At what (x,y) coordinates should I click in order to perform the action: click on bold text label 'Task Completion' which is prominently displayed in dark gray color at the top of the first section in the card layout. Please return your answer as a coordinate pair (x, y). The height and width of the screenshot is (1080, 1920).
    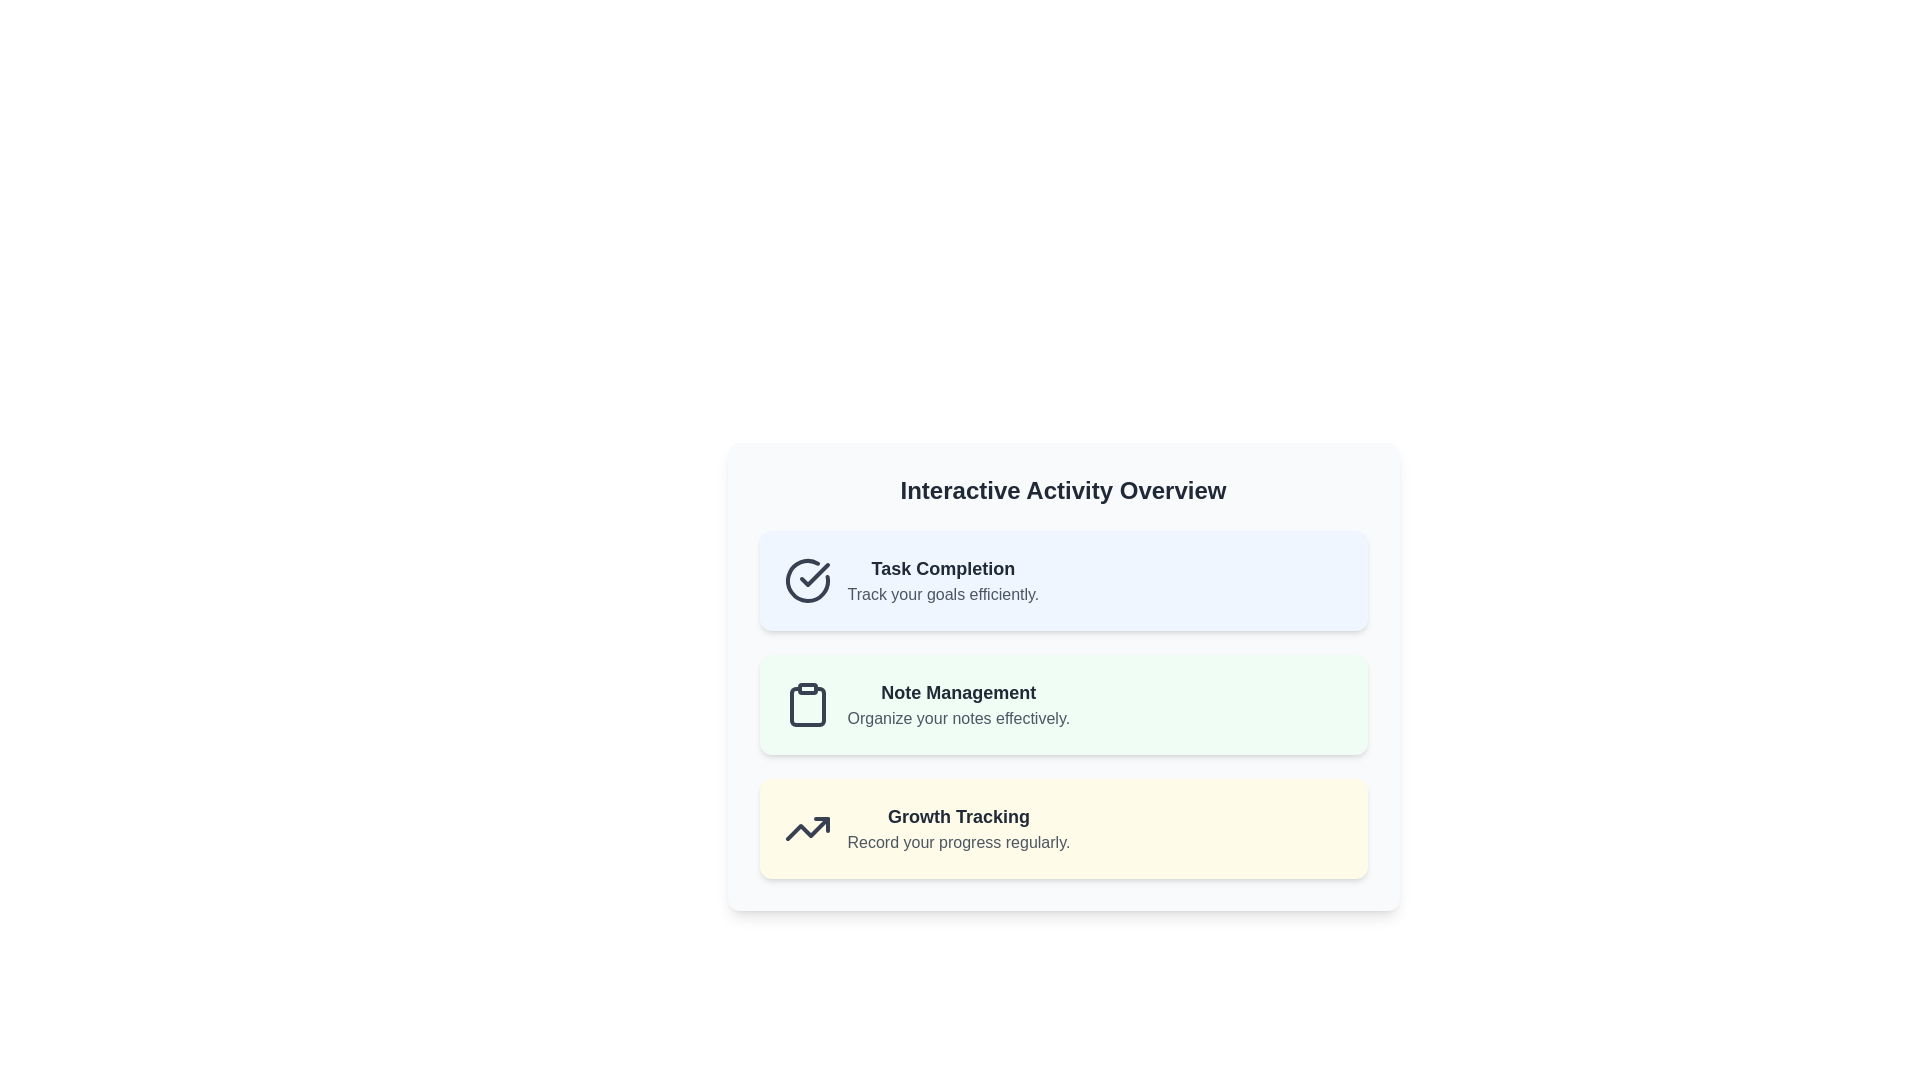
    Looking at the image, I should click on (942, 569).